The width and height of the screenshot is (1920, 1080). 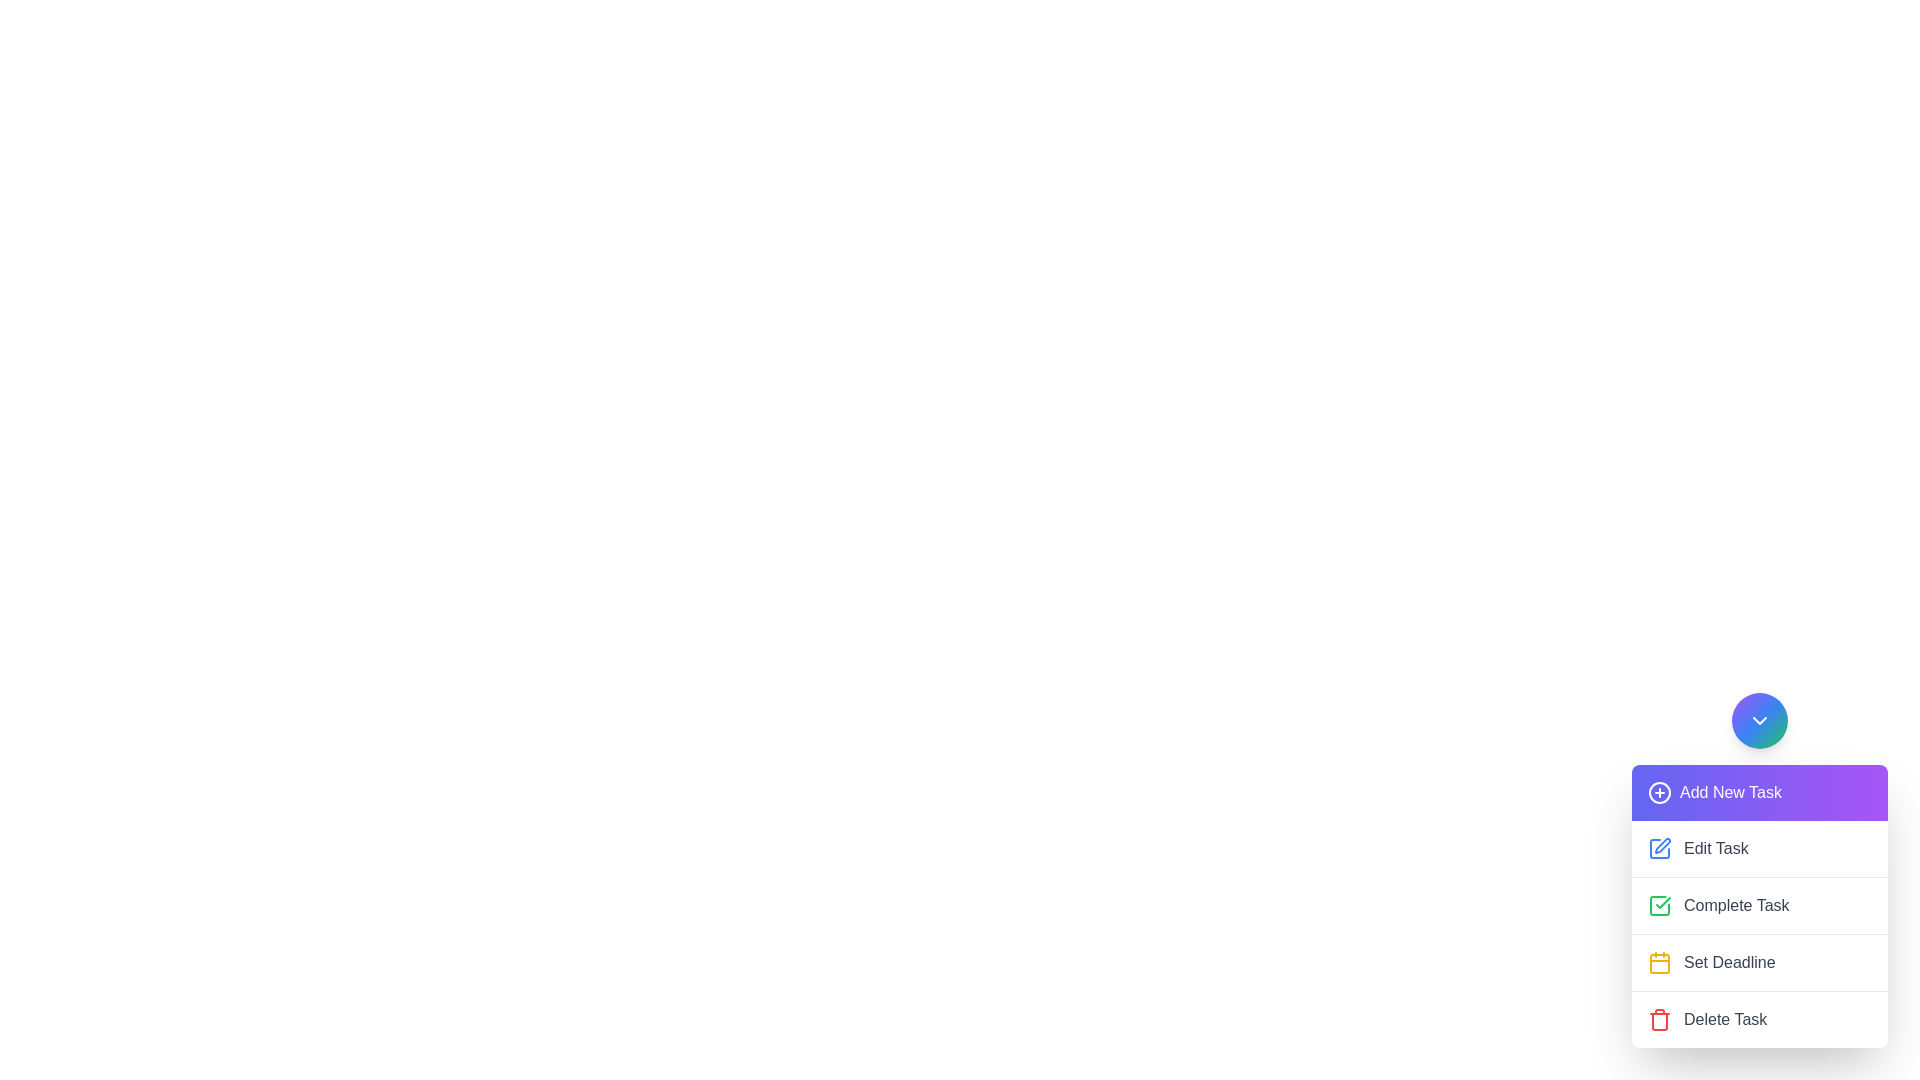 What do you see at coordinates (1728, 962) in the screenshot?
I see `label for the menu option that is associated with setting or managing deadlines for tasks, positioned below the 'Complete Task' option and above the 'Delete Task' option` at bounding box center [1728, 962].